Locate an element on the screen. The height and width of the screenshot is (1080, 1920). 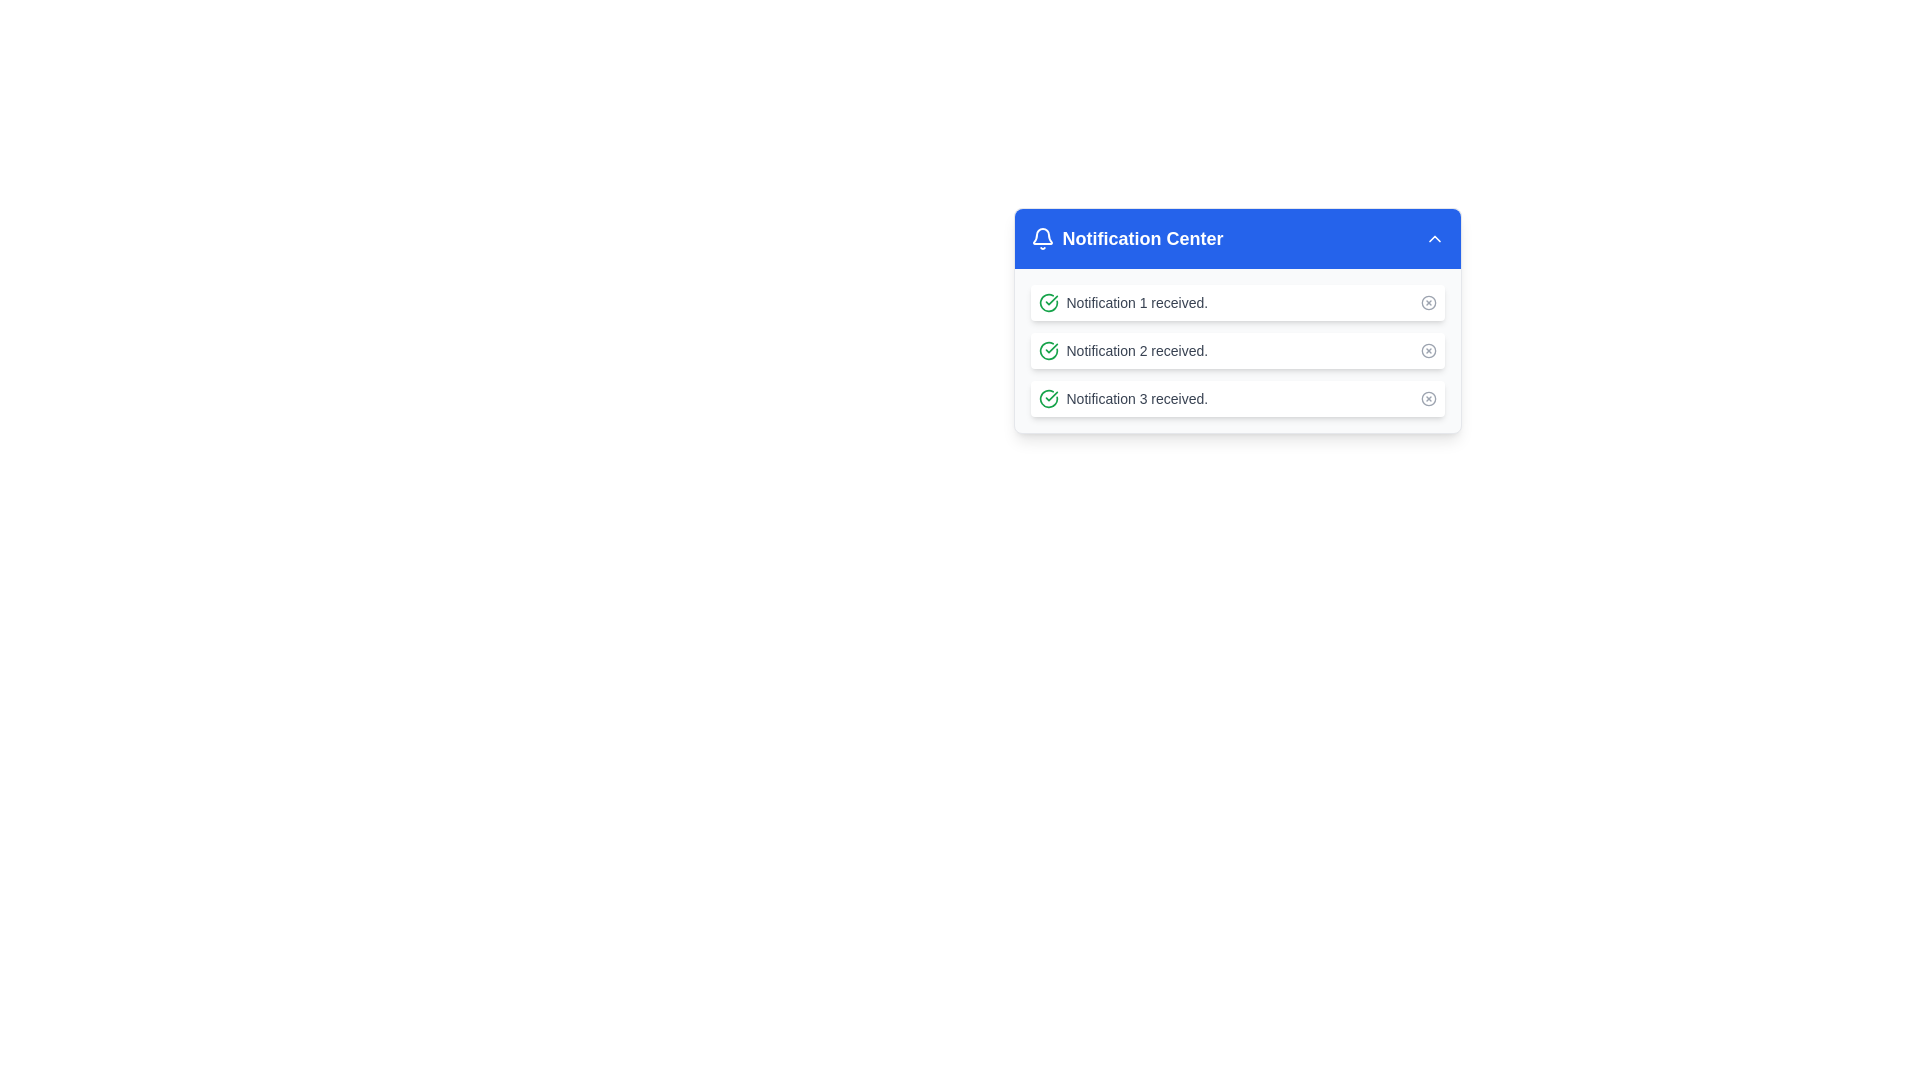
the circular icon with a green outline and check mark symbol, located to the left of the text label 'Notification 1 received' is located at coordinates (1047, 303).